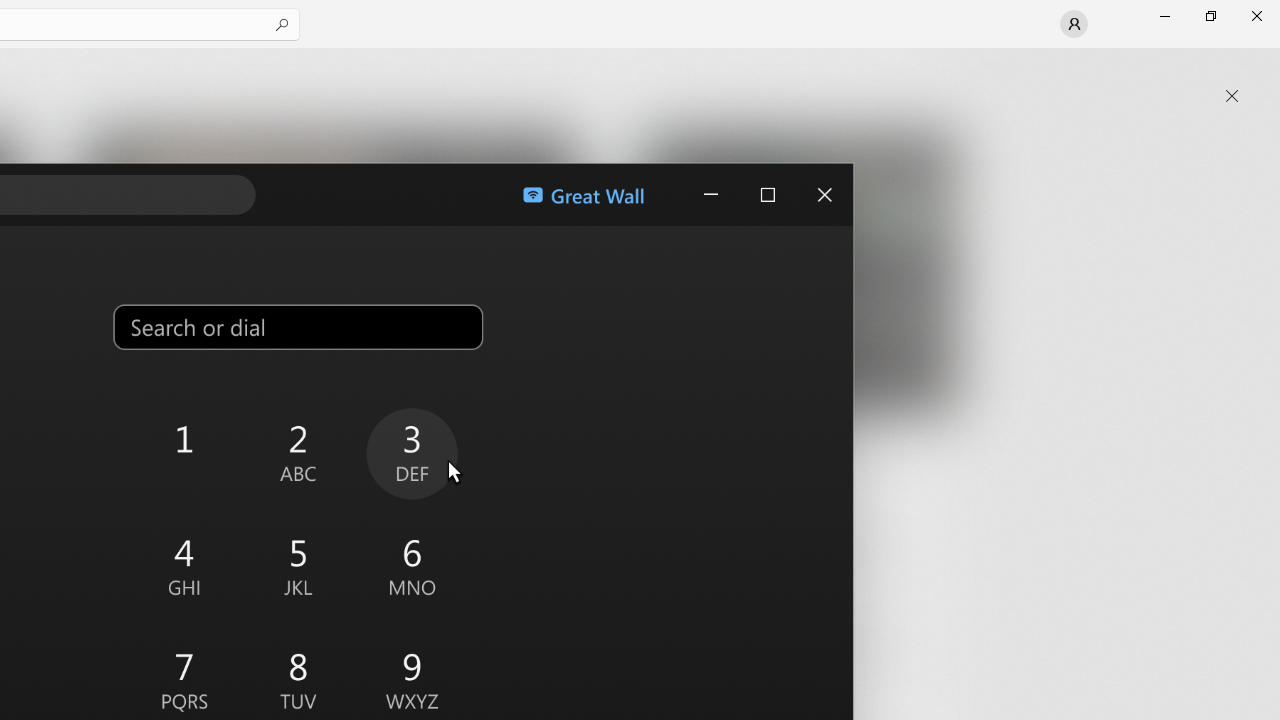  What do you see at coordinates (1209, 15) in the screenshot?
I see `'Restore Microsoft Store'` at bounding box center [1209, 15].